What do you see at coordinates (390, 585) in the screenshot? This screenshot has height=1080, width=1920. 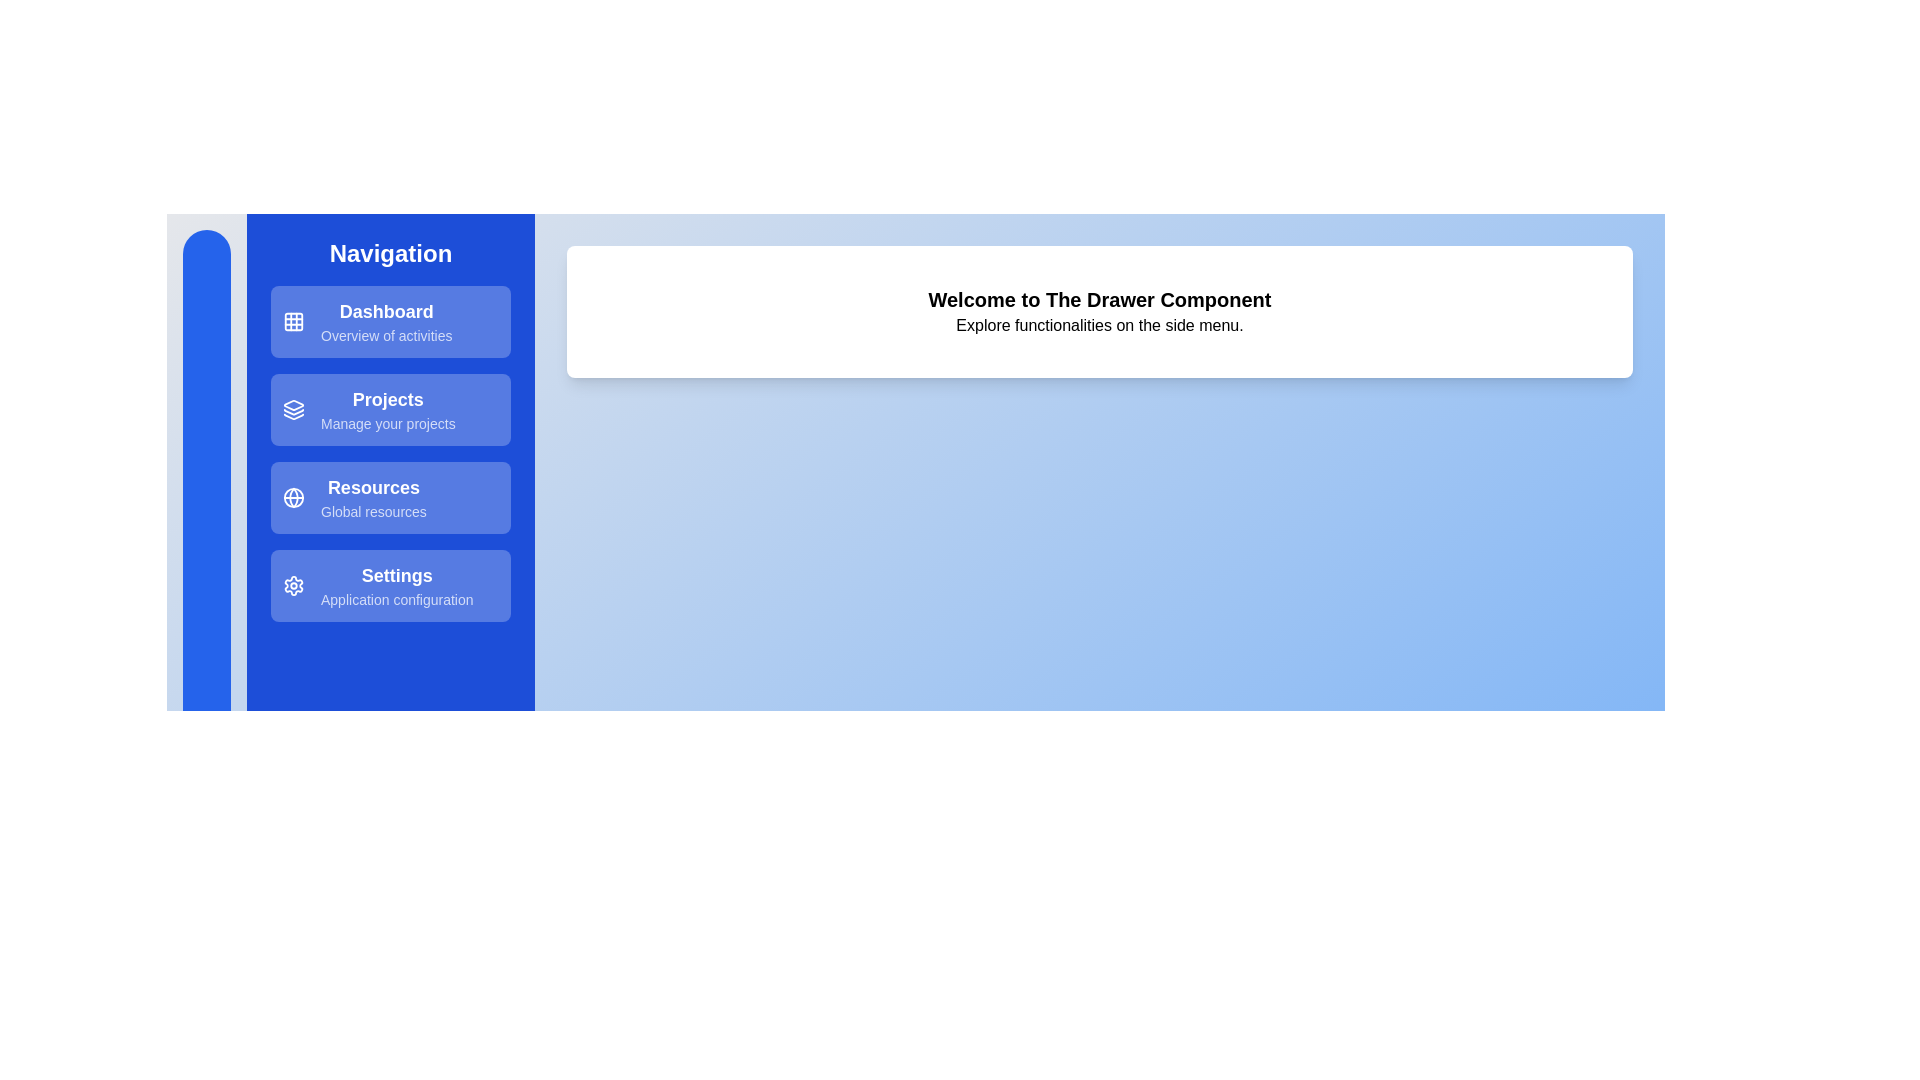 I see `the drawer item labeled 'Settings' to view additional feedback` at bounding box center [390, 585].